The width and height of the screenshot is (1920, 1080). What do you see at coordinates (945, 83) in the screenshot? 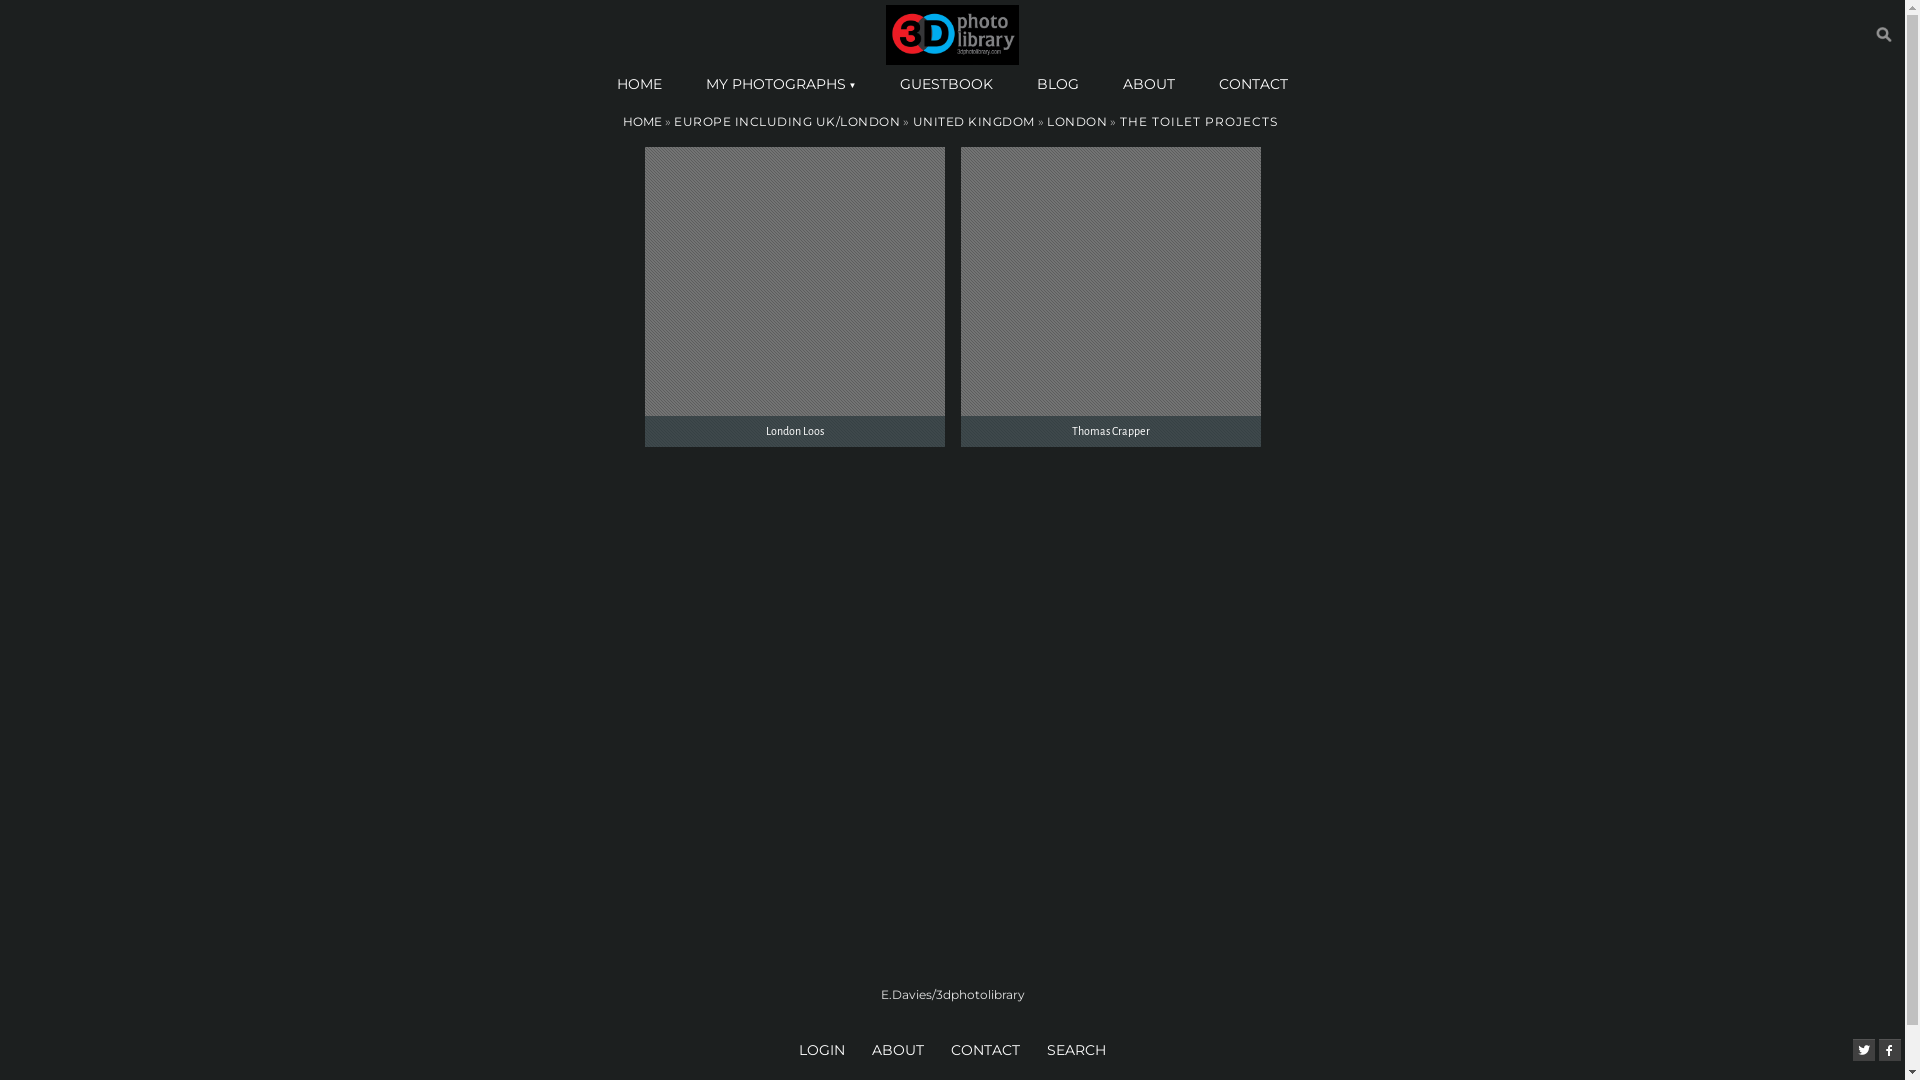
I see `'GUESTBOOK'` at bounding box center [945, 83].